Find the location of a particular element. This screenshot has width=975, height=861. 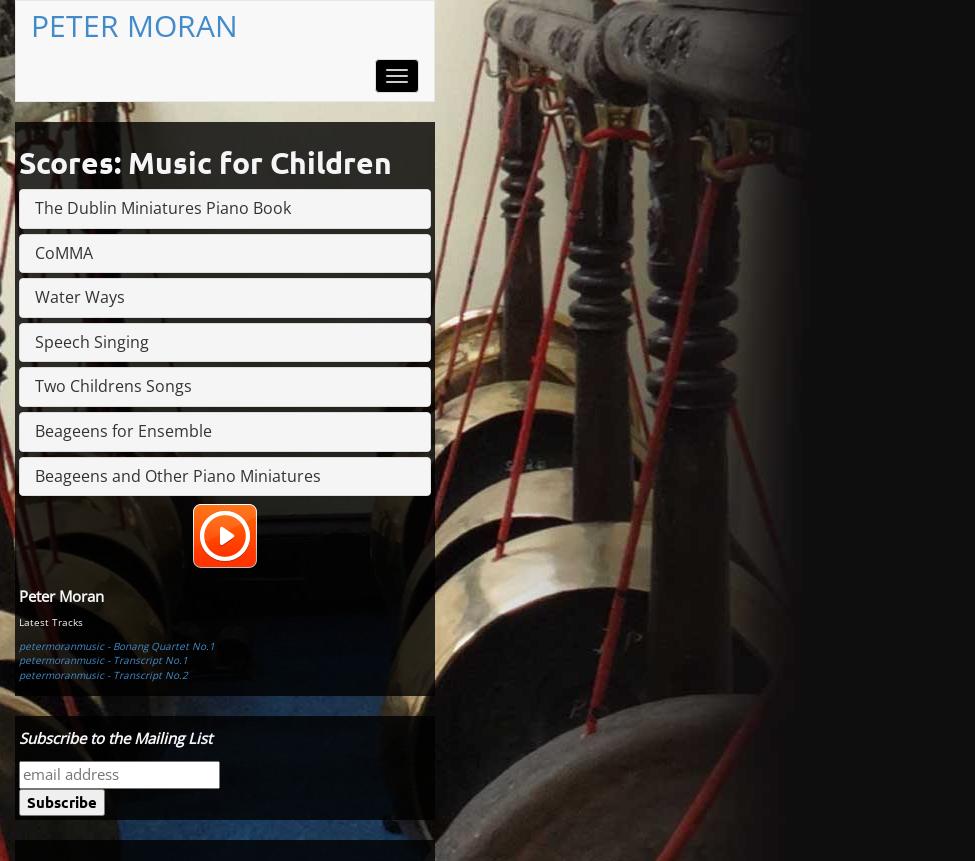

'Peter Moran' is located at coordinates (61, 594).